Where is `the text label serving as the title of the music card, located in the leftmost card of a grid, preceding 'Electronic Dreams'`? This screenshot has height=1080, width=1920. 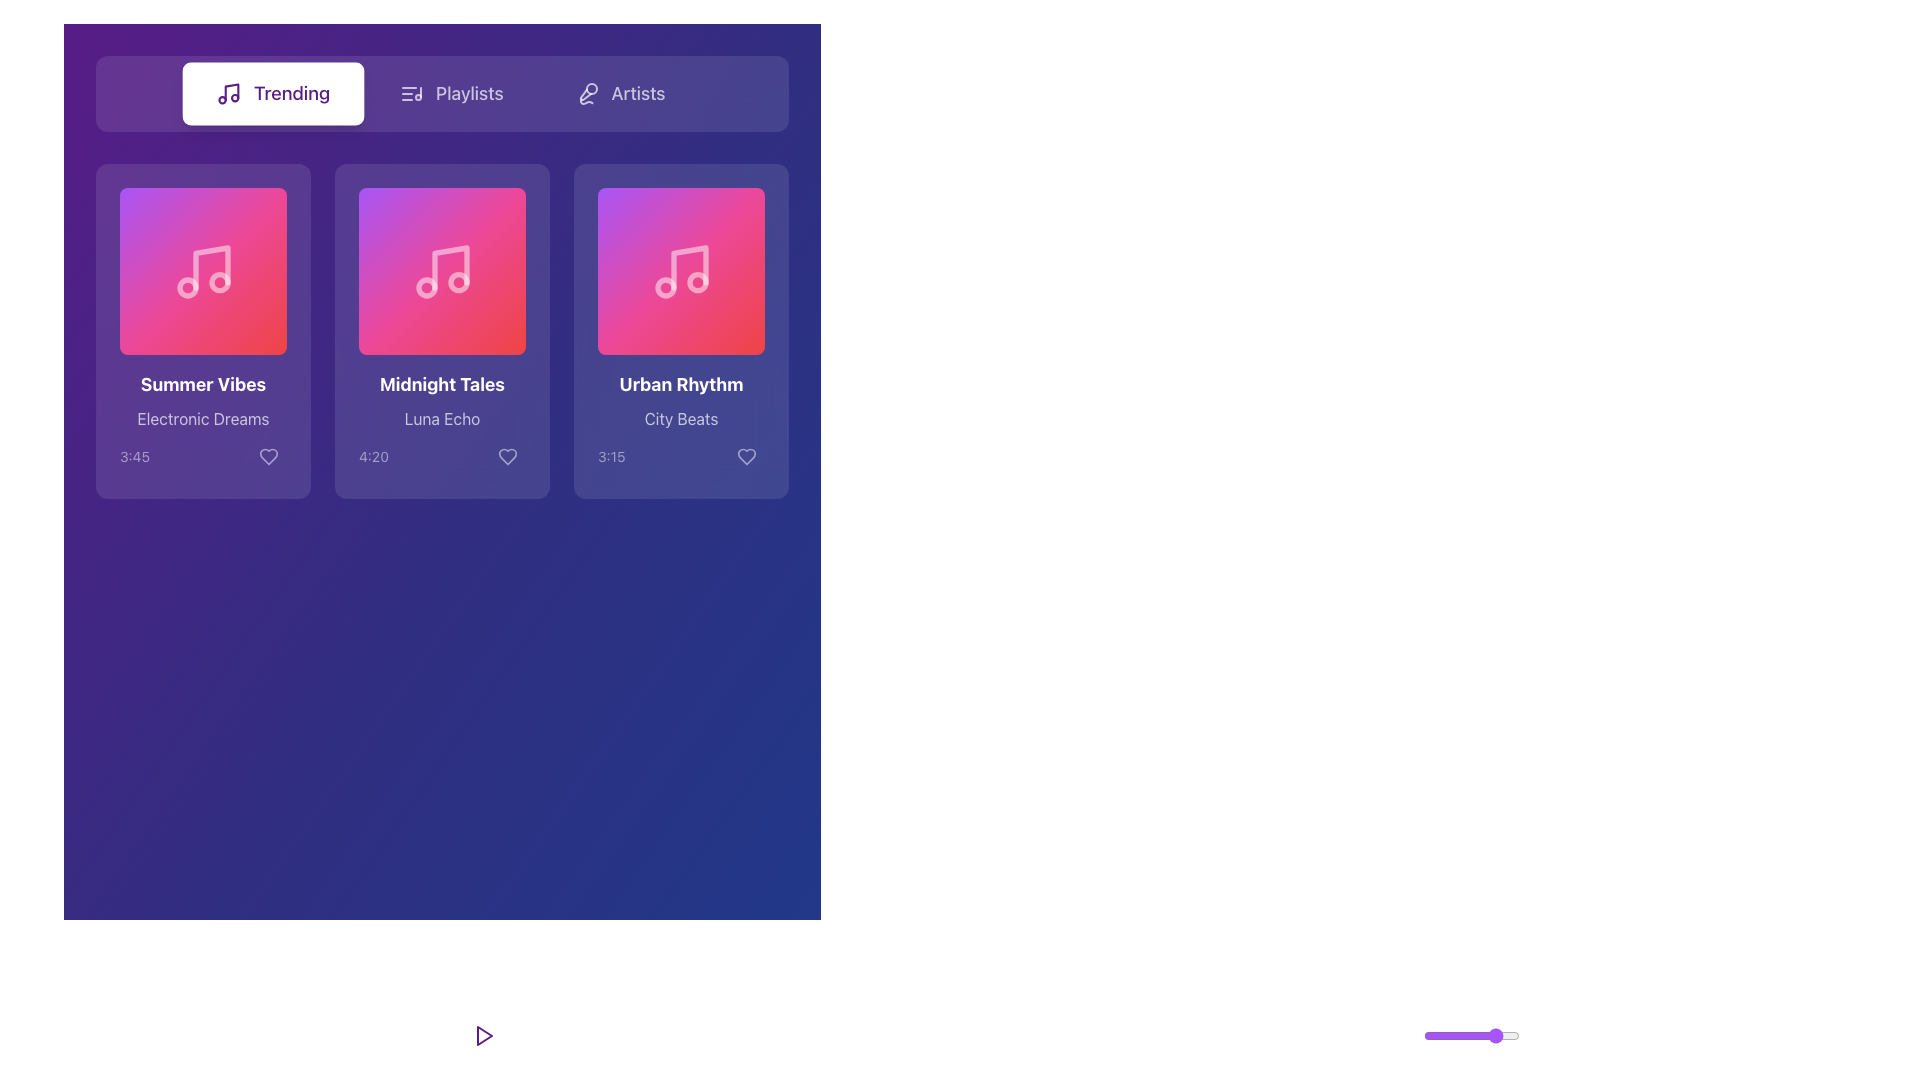
the text label serving as the title of the music card, located in the leftmost card of a grid, preceding 'Electronic Dreams' is located at coordinates (203, 385).